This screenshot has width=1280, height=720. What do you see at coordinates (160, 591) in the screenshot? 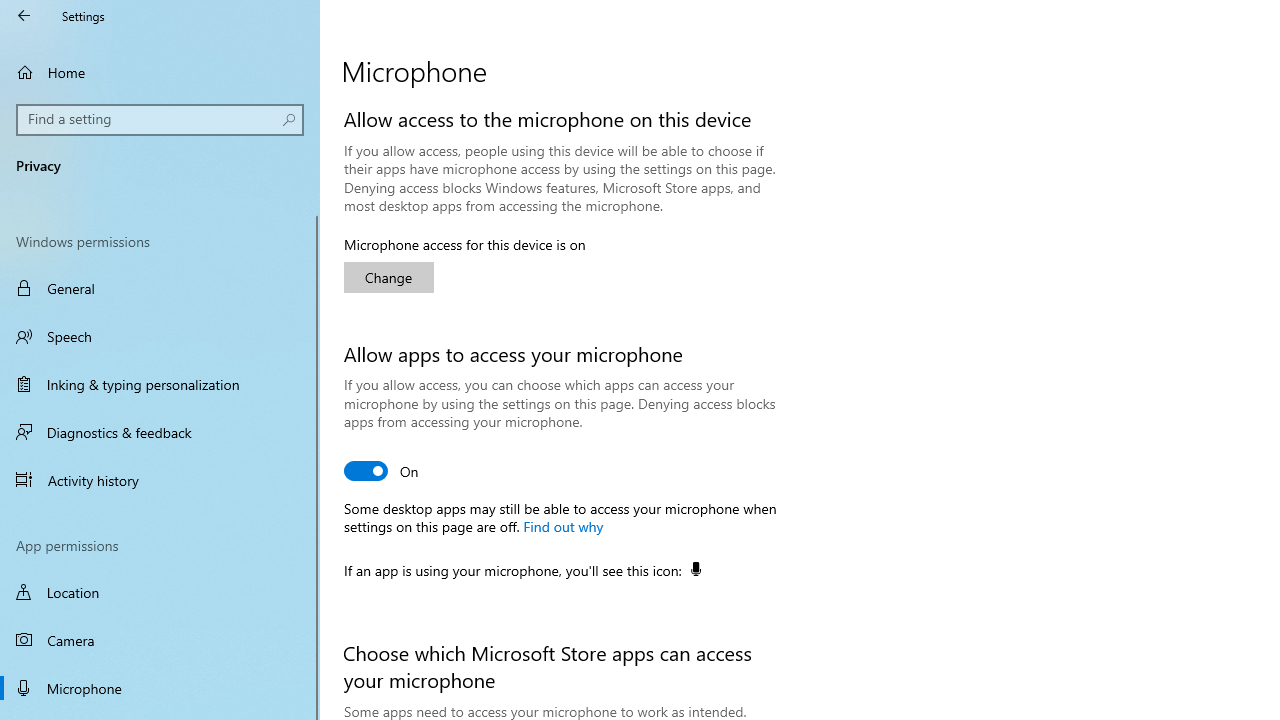
I see `'Location'` at bounding box center [160, 591].